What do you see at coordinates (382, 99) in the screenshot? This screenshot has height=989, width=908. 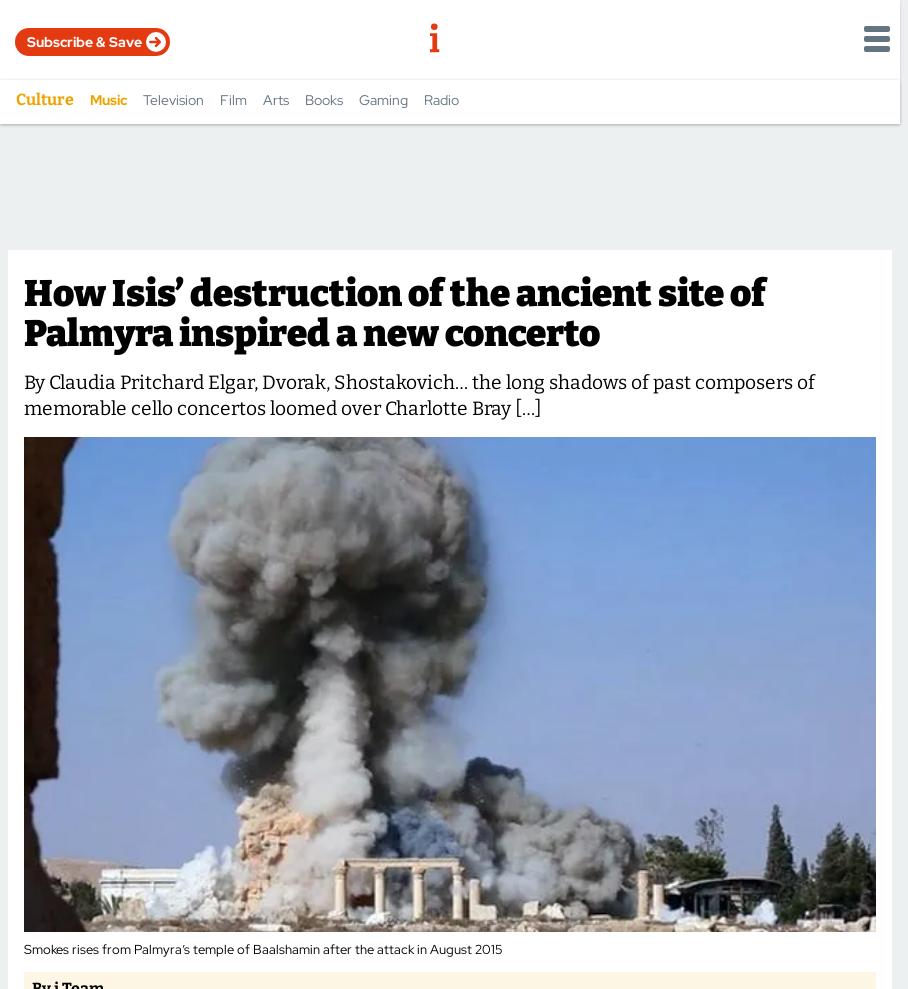 I see `'Gaming'` at bounding box center [382, 99].